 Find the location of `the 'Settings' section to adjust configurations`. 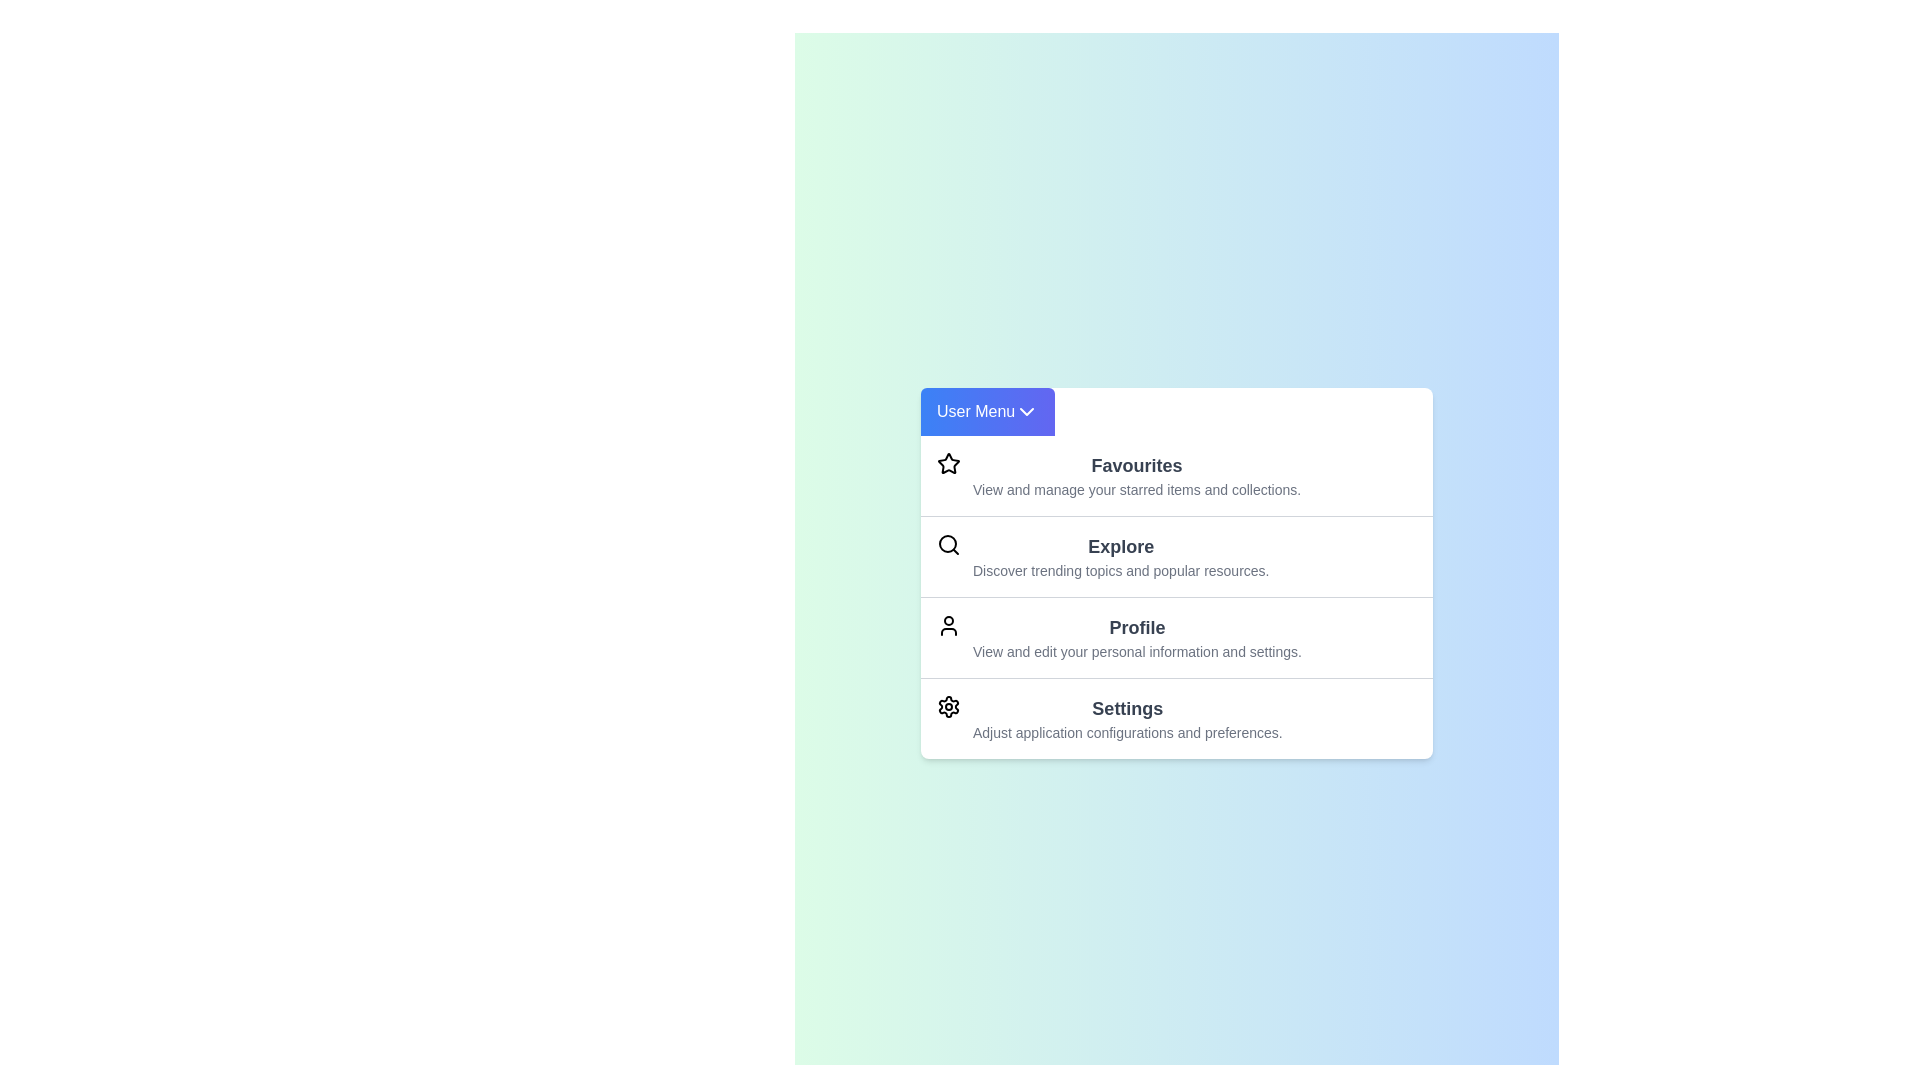

the 'Settings' section to adjust configurations is located at coordinates (1127, 716).